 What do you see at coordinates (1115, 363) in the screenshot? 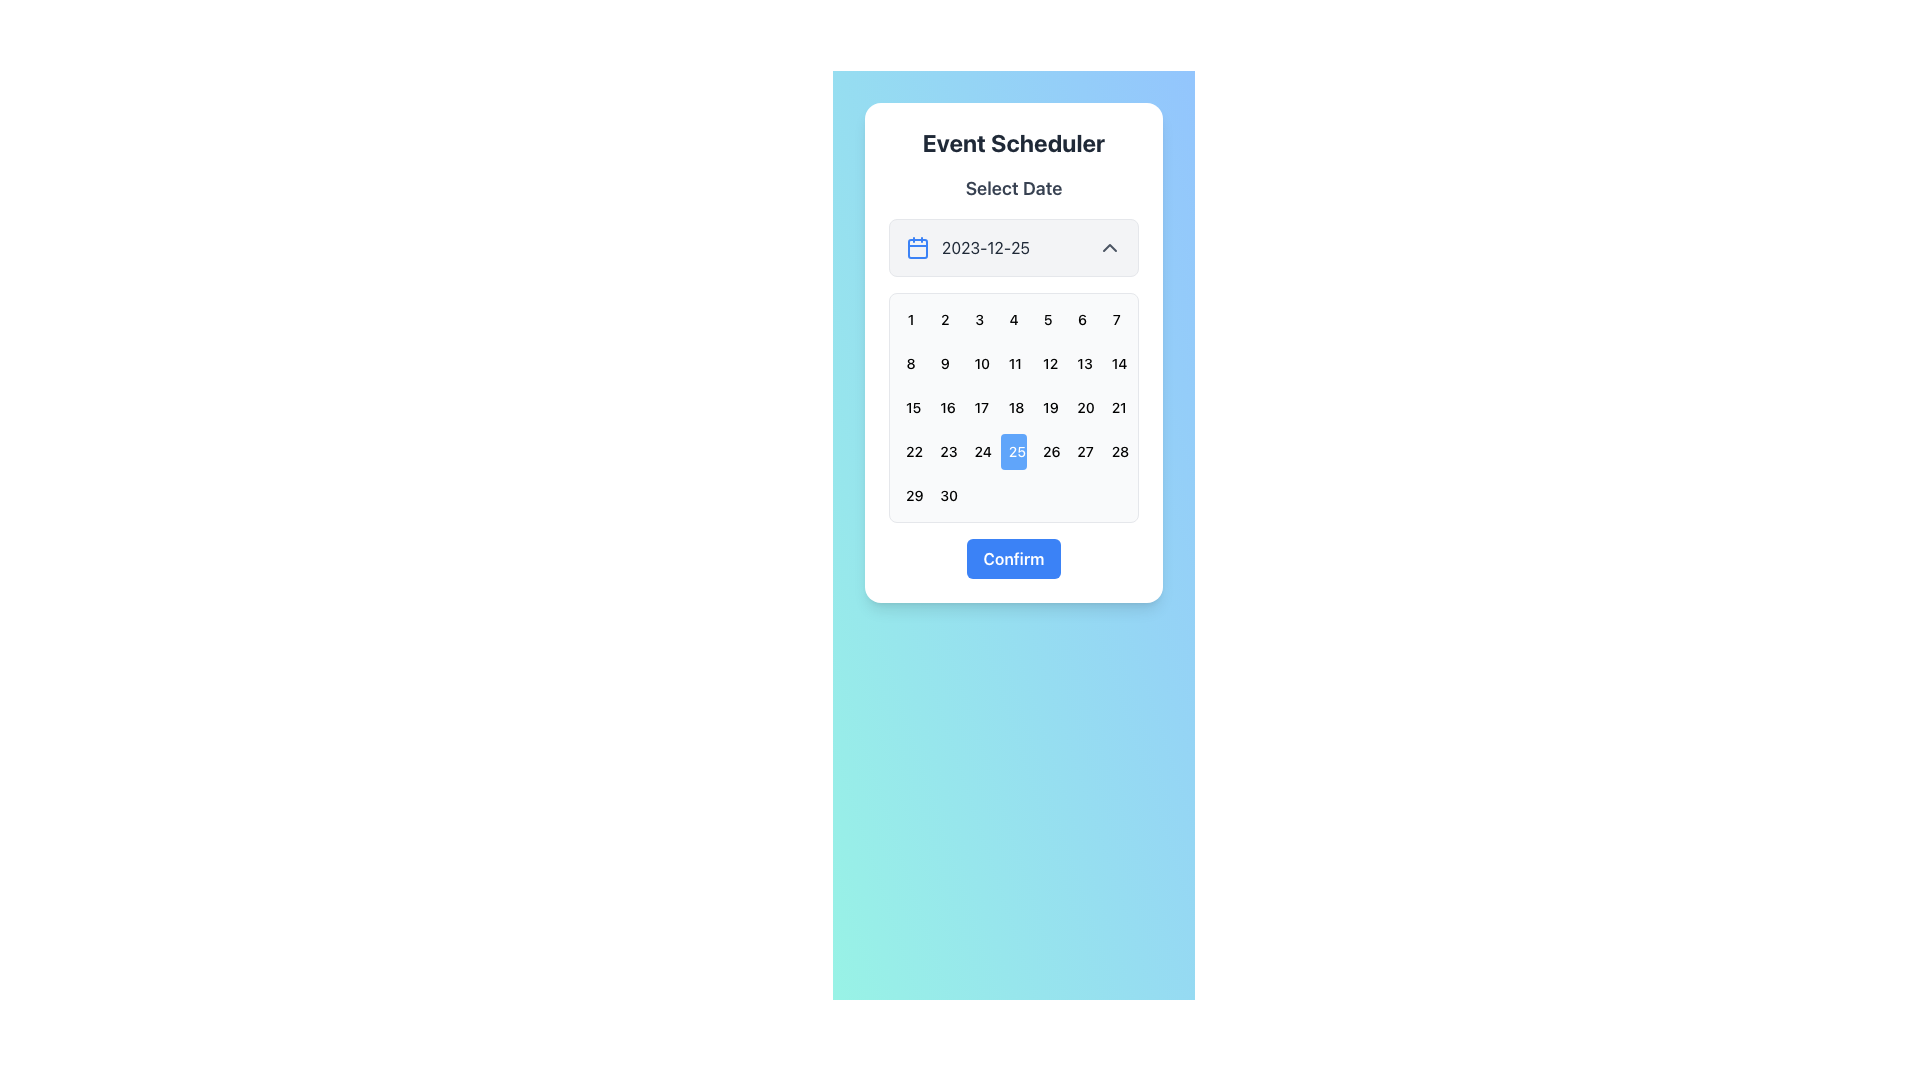
I see `the button representing the date '14' in the calendar interface` at bounding box center [1115, 363].